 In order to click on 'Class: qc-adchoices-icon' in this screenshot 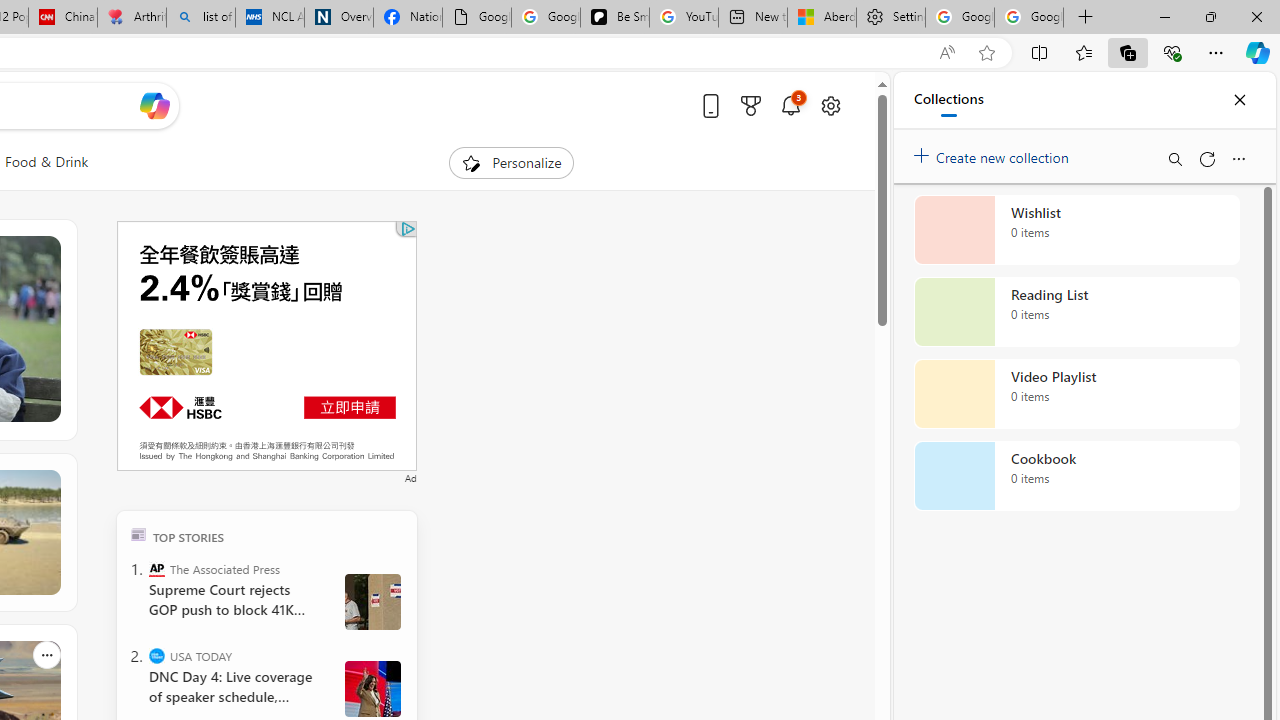, I will do `click(407, 227)`.